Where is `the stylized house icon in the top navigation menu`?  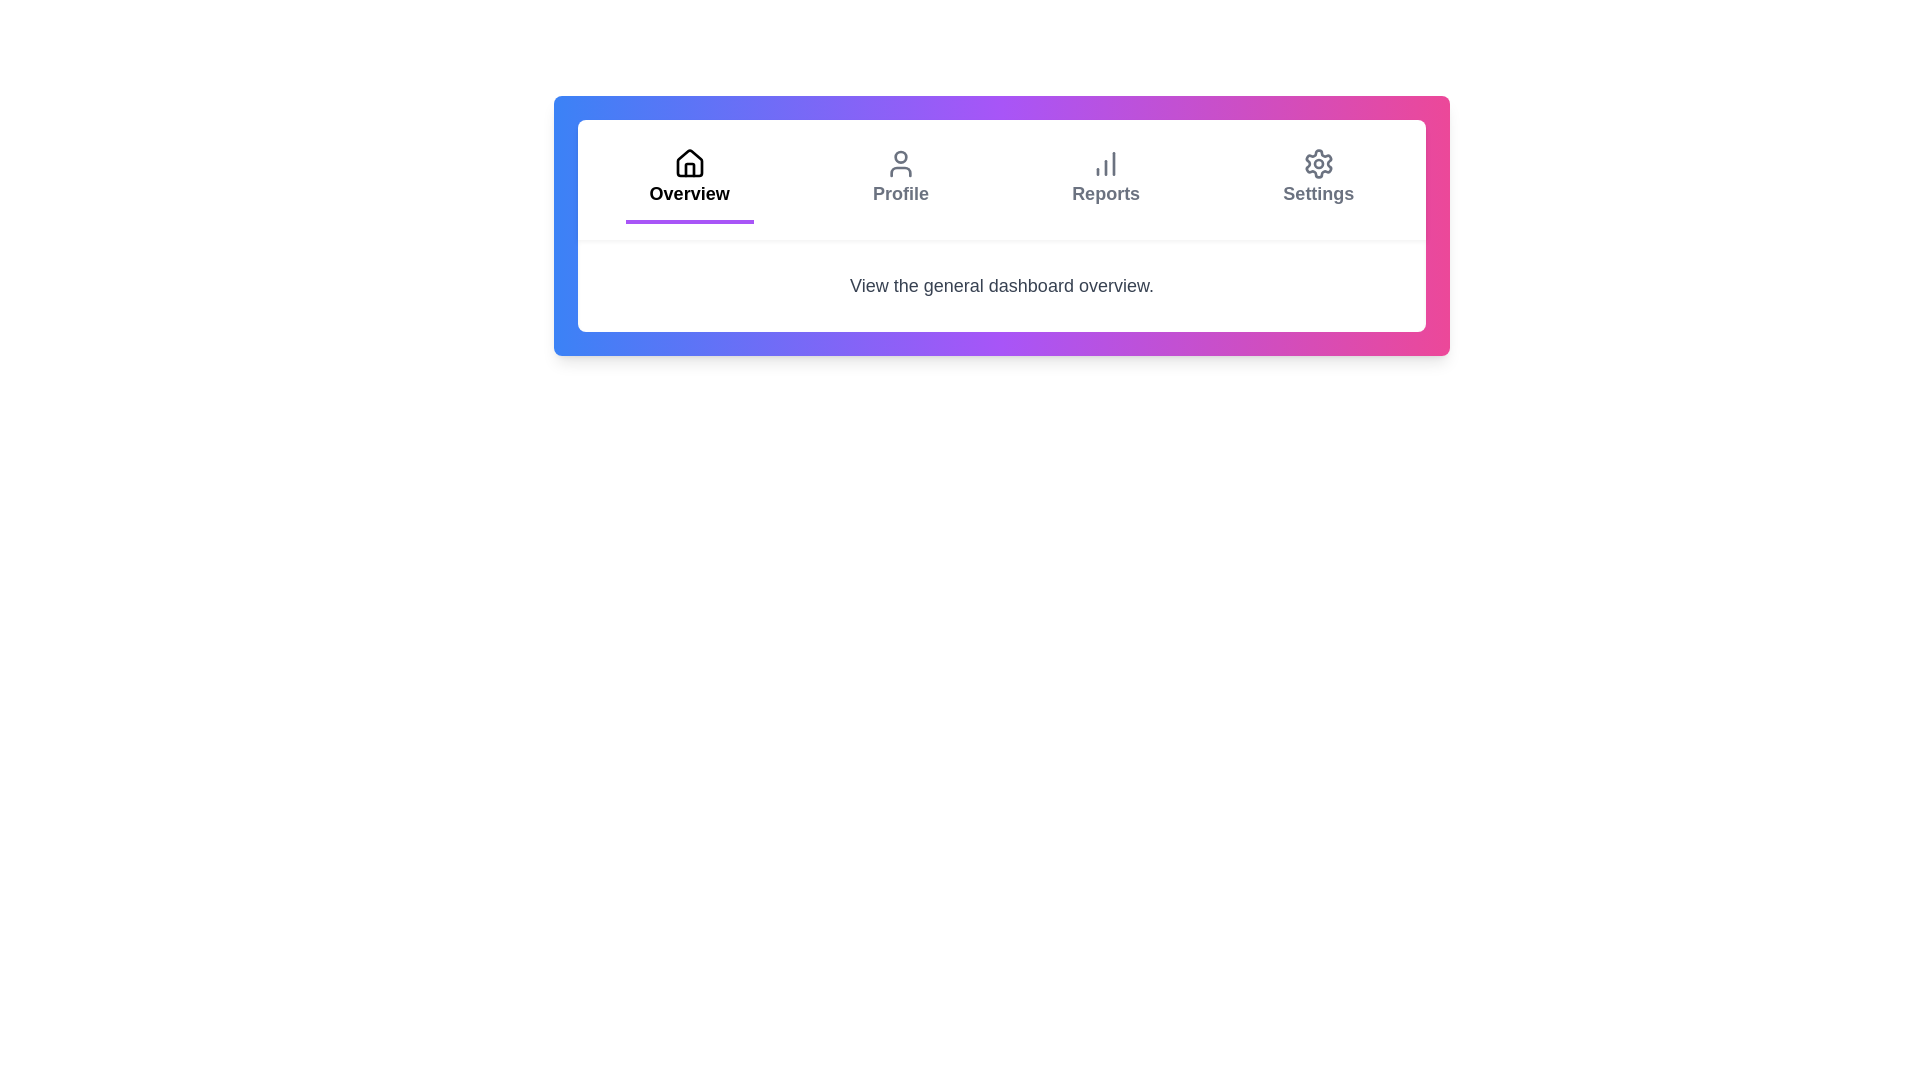
the stylized house icon in the top navigation menu is located at coordinates (689, 162).